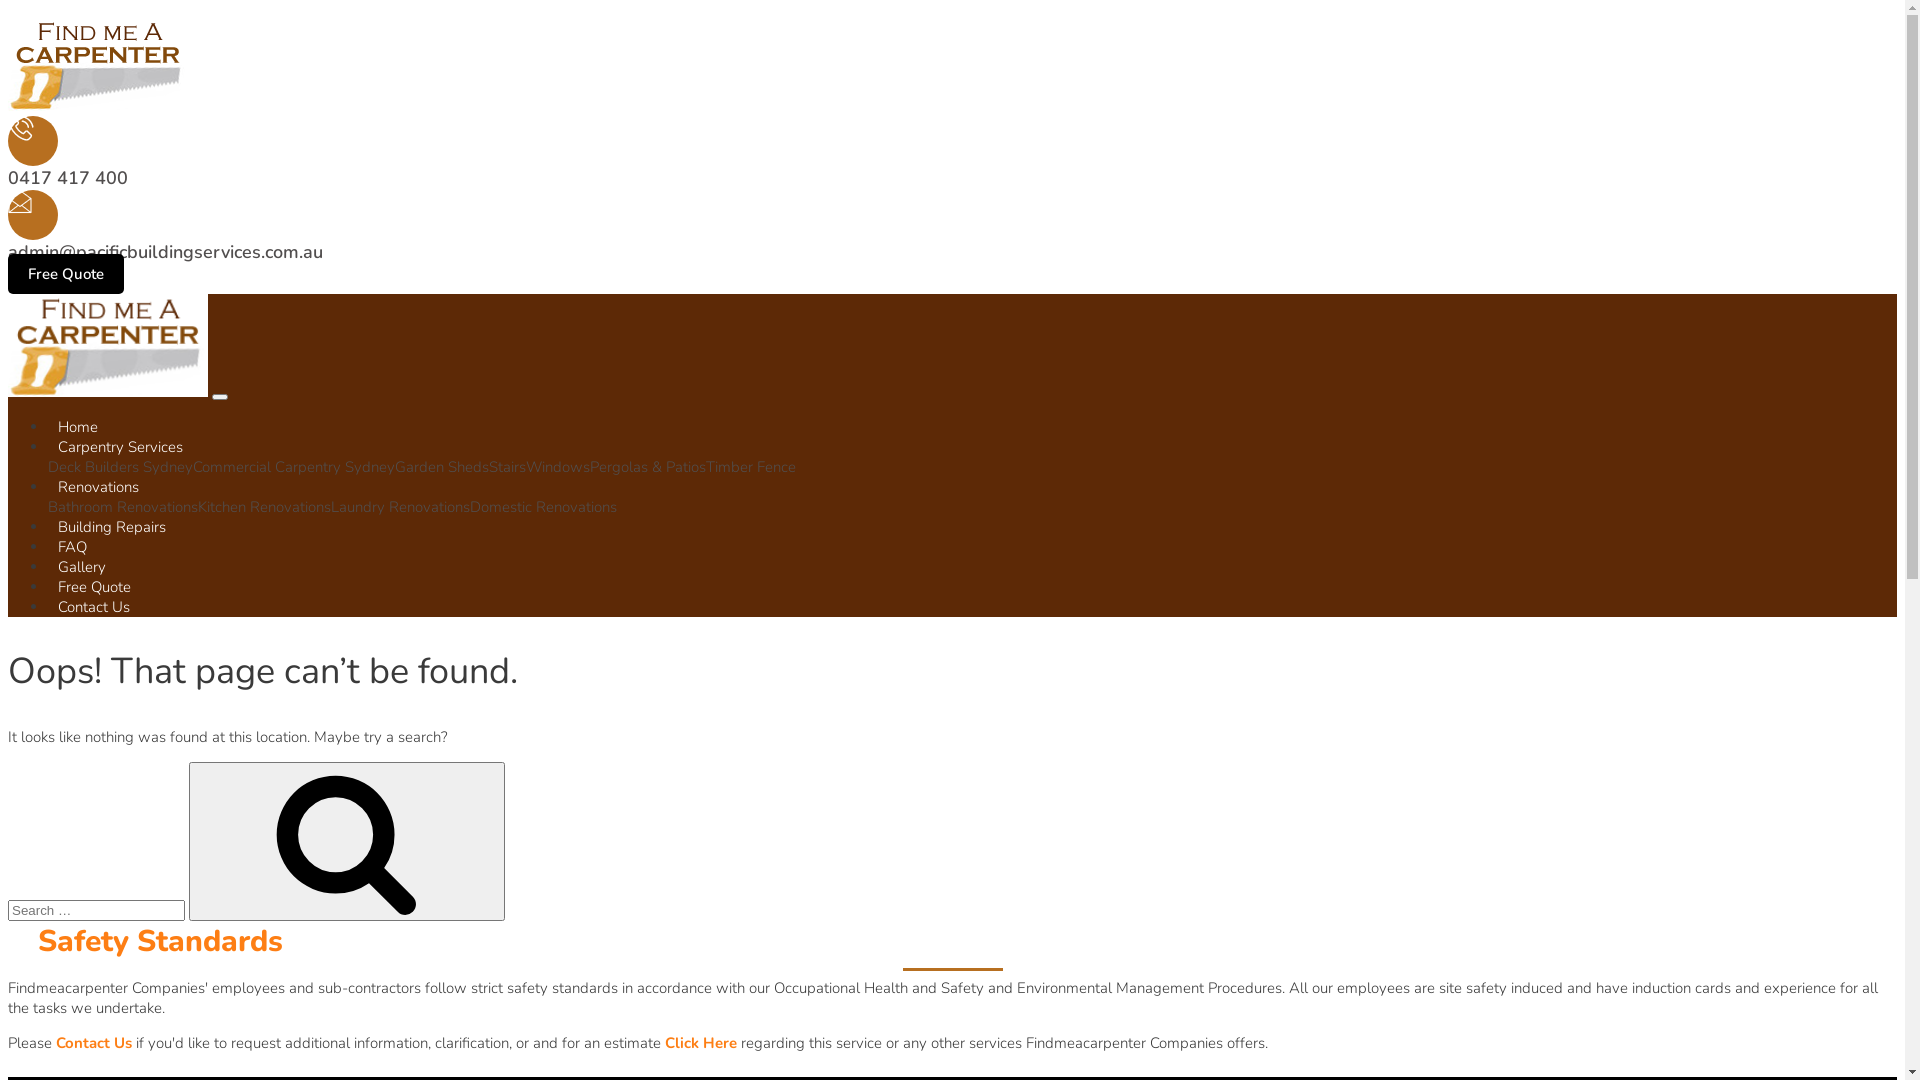 This screenshot has height=1080, width=1920. Describe the element at coordinates (346, 841) in the screenshot. I see `'Search'` at that location.